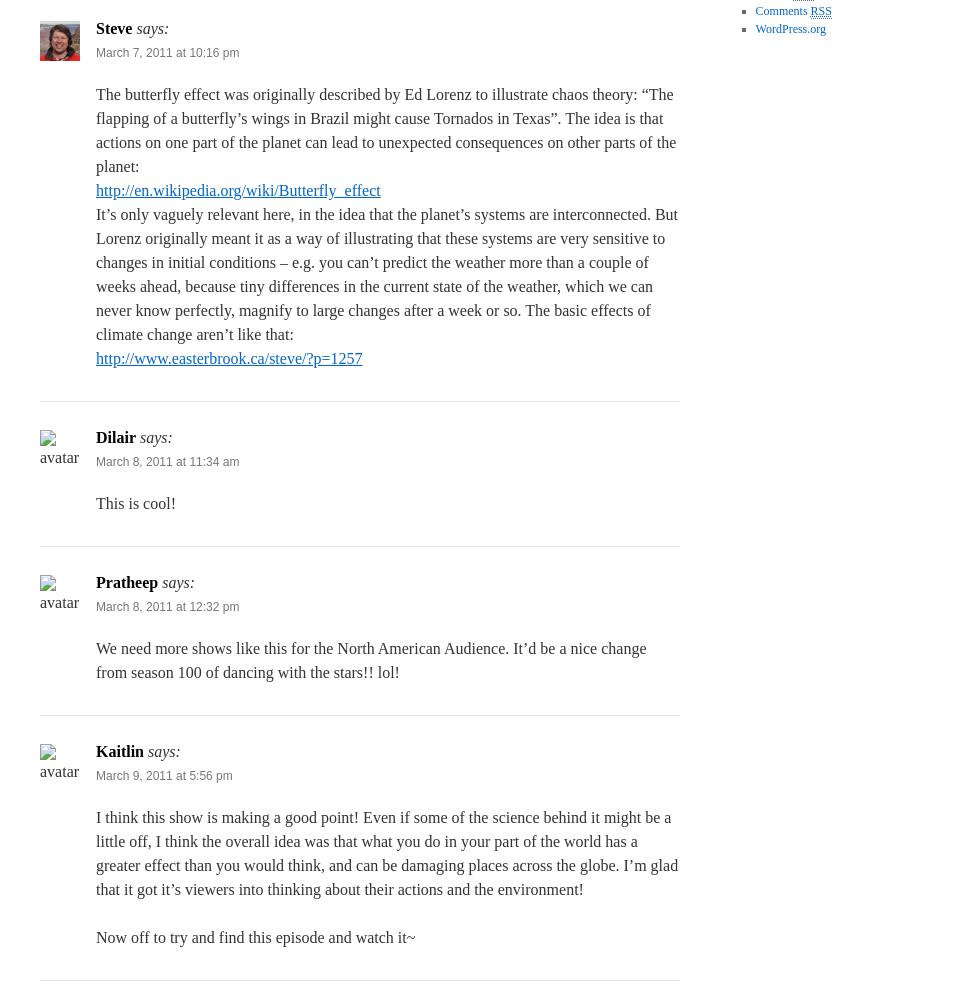 The height and width of the screenshot is (1003, 980). Describe the element at coordinates (96, 853) in the screenshot. I see `'I think this show is making a good point!  Even if some of the science behind it might be a little off, I think the overall idea was that what you do in your part of the world has a greater effect than you would think, and can be damaging places across the globe.  I’m glad that it got it’s viewers into thinking about their actions and the environment!'` at that location.